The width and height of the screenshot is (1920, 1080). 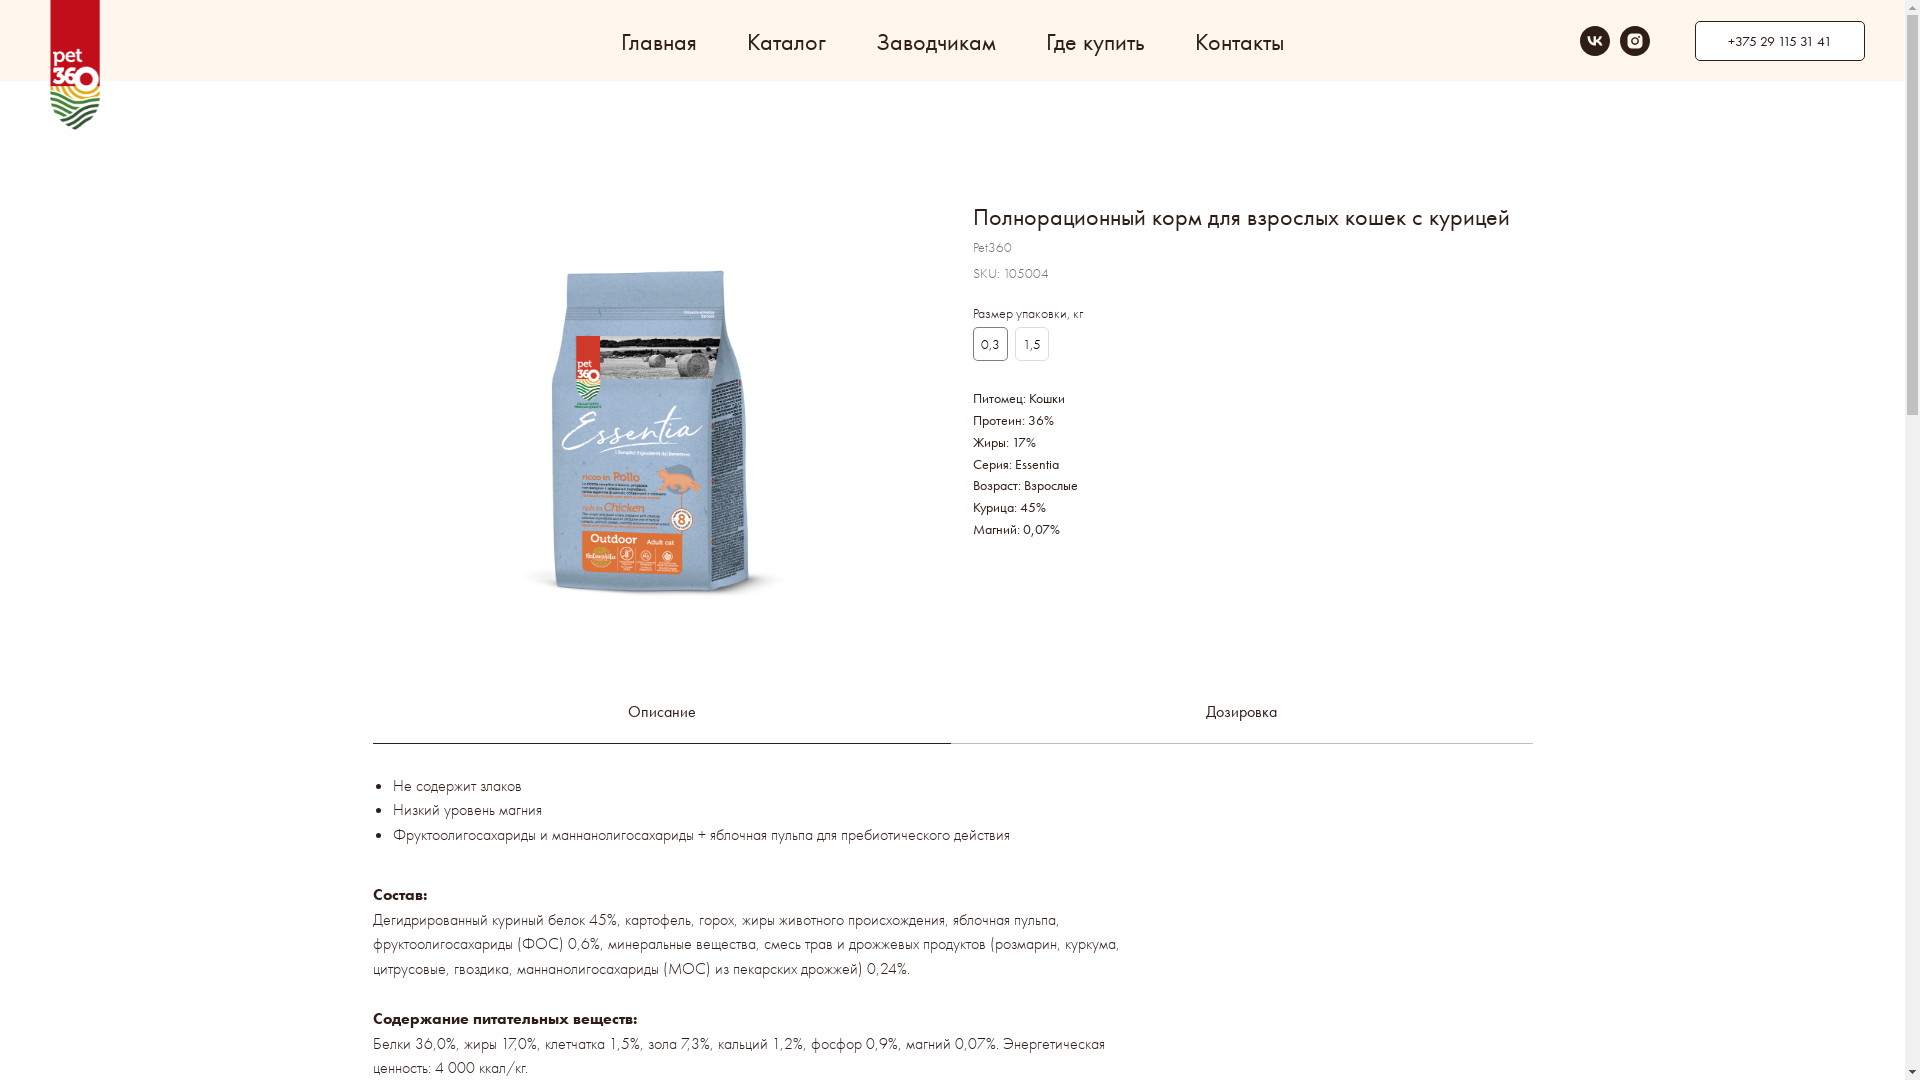 I want to click on '+375 29 115 31 41', so click(x=1780, y=41).